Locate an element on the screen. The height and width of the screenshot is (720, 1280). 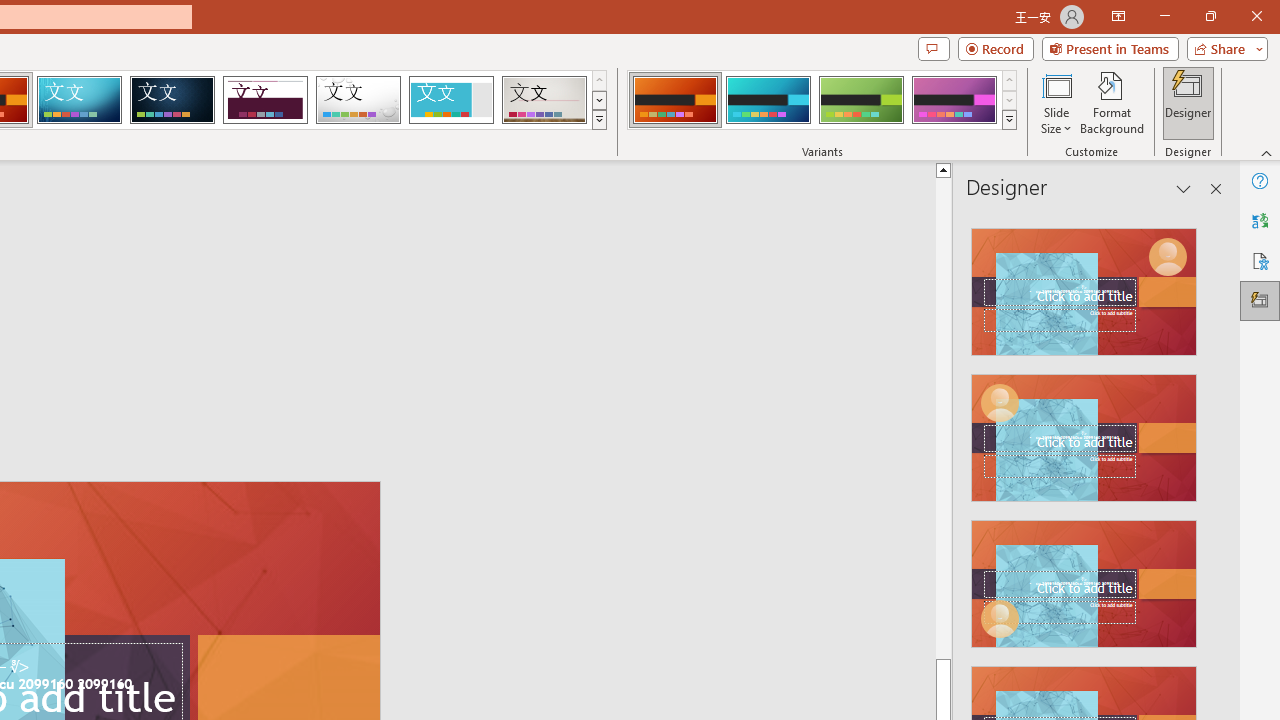
'Design Idea' is located at coordinates (1083, 577).